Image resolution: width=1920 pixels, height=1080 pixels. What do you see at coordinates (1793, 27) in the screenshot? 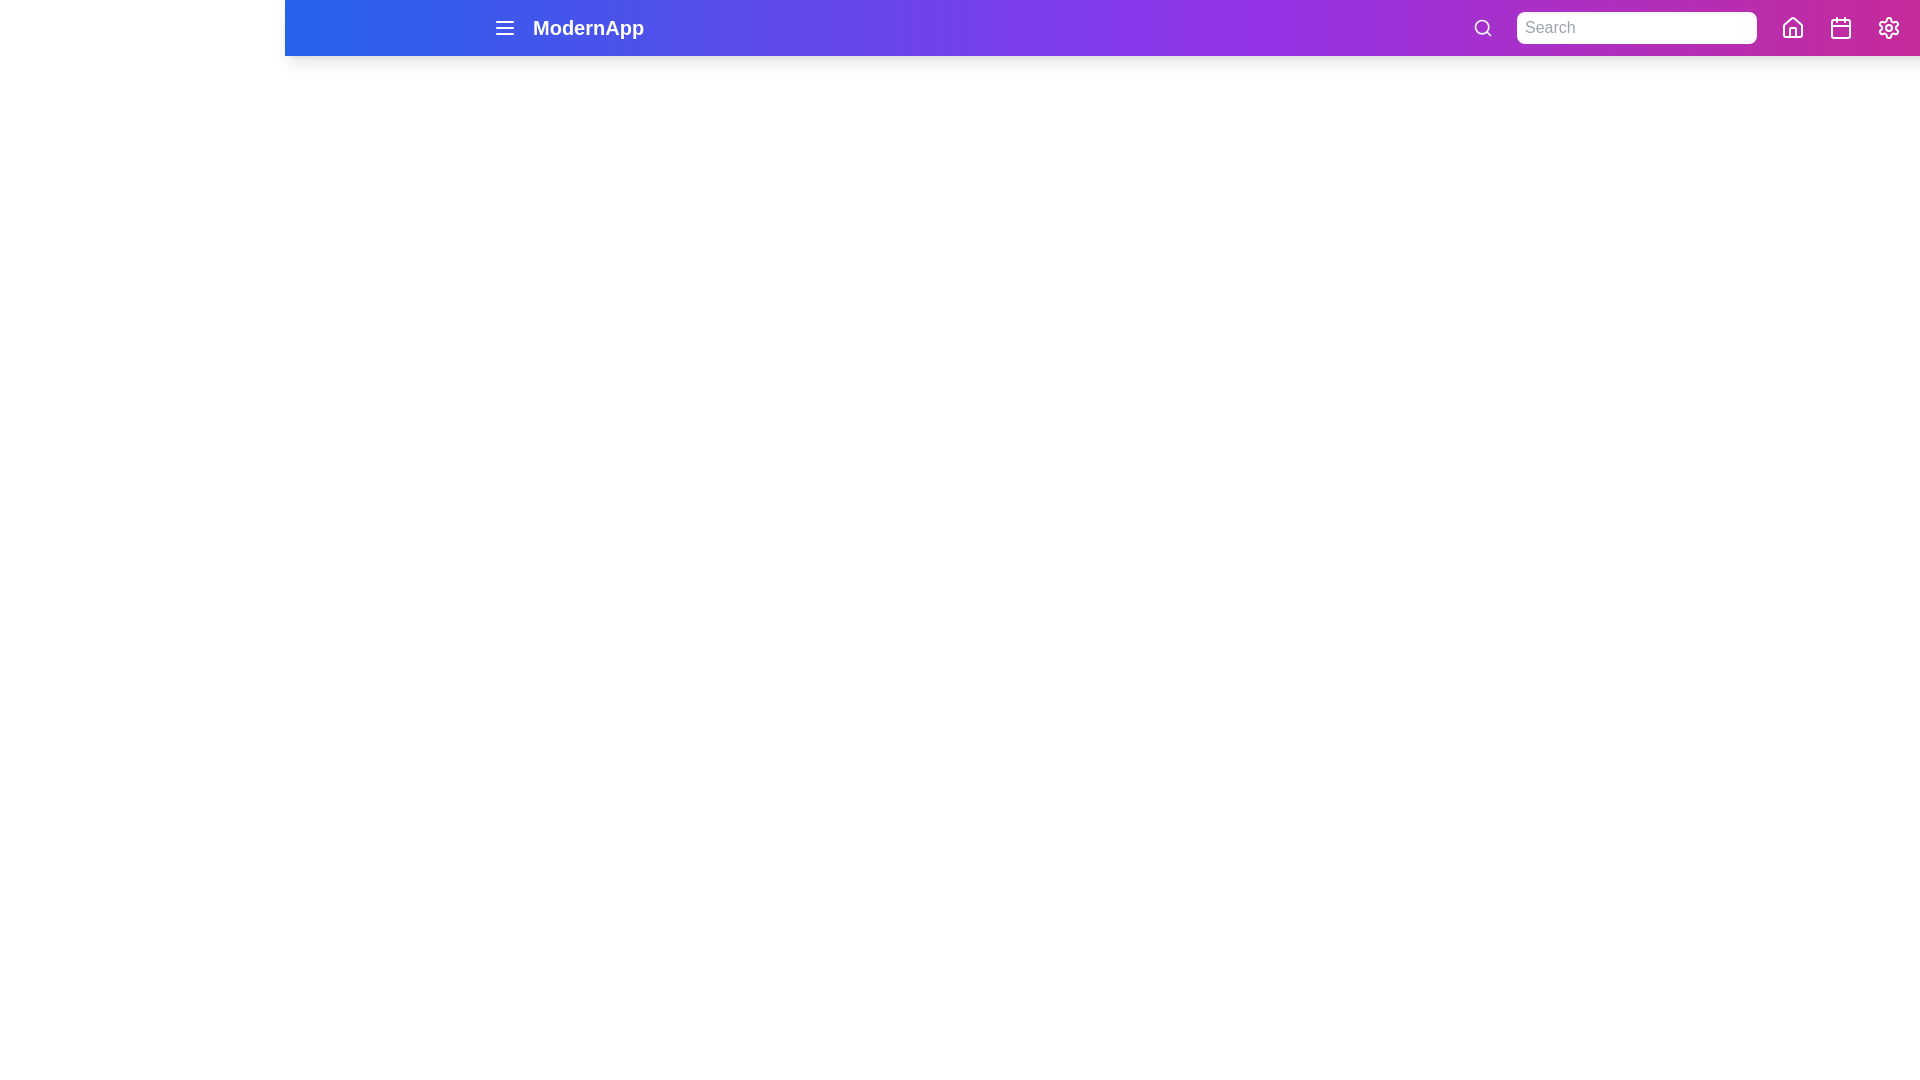
I see `the house icon located in the top-right section of the navigation bar` at bounding box center [1793, 27].